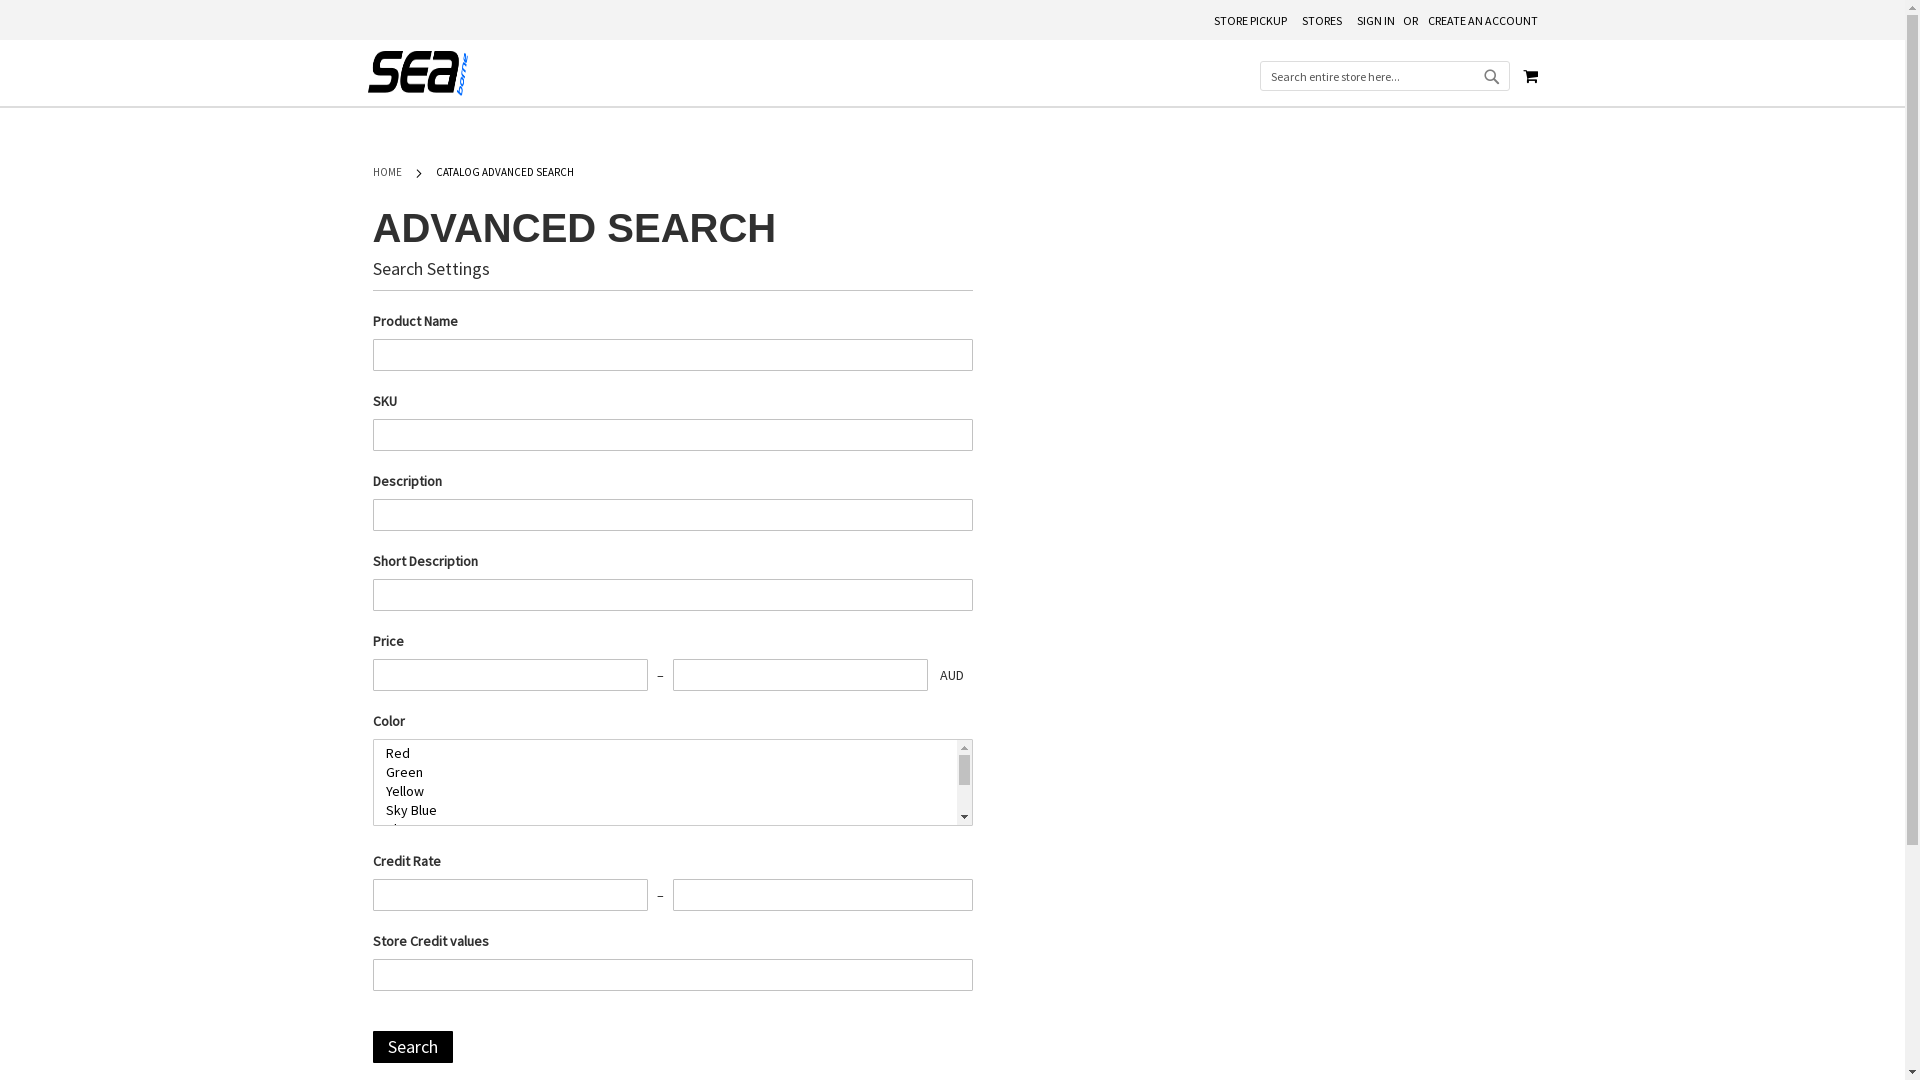 This screenshot has width=1920, height=1080. Describe the element at coordinates (672, 353) in the screenshot. I see `'Product Name'` at that location.